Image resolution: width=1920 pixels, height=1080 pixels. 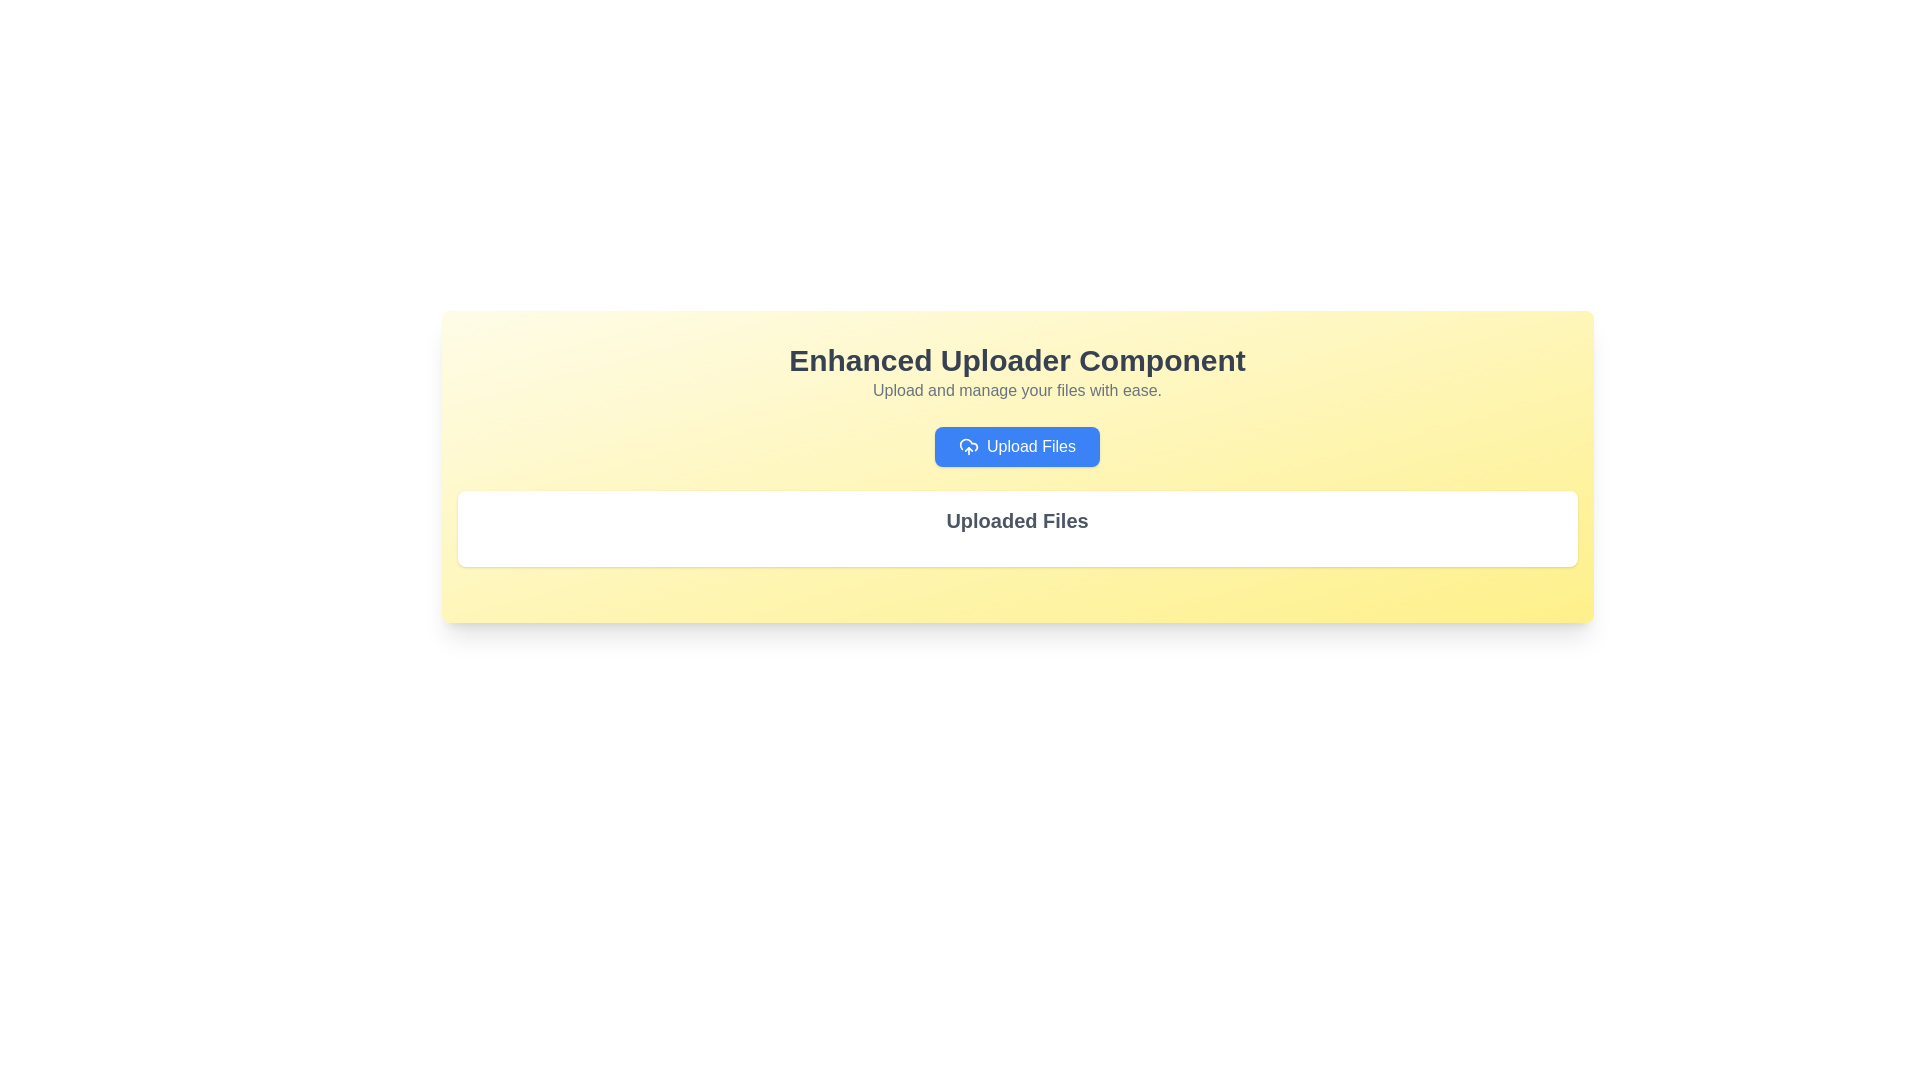 What do you see at coordinates (969, 446) in the screenshot?
I see `the cloud upload icon, which is part of the 'Upload Files' button, characterized by its thin outline design and upward-pointing arrow` at bounding box center [969, 446].